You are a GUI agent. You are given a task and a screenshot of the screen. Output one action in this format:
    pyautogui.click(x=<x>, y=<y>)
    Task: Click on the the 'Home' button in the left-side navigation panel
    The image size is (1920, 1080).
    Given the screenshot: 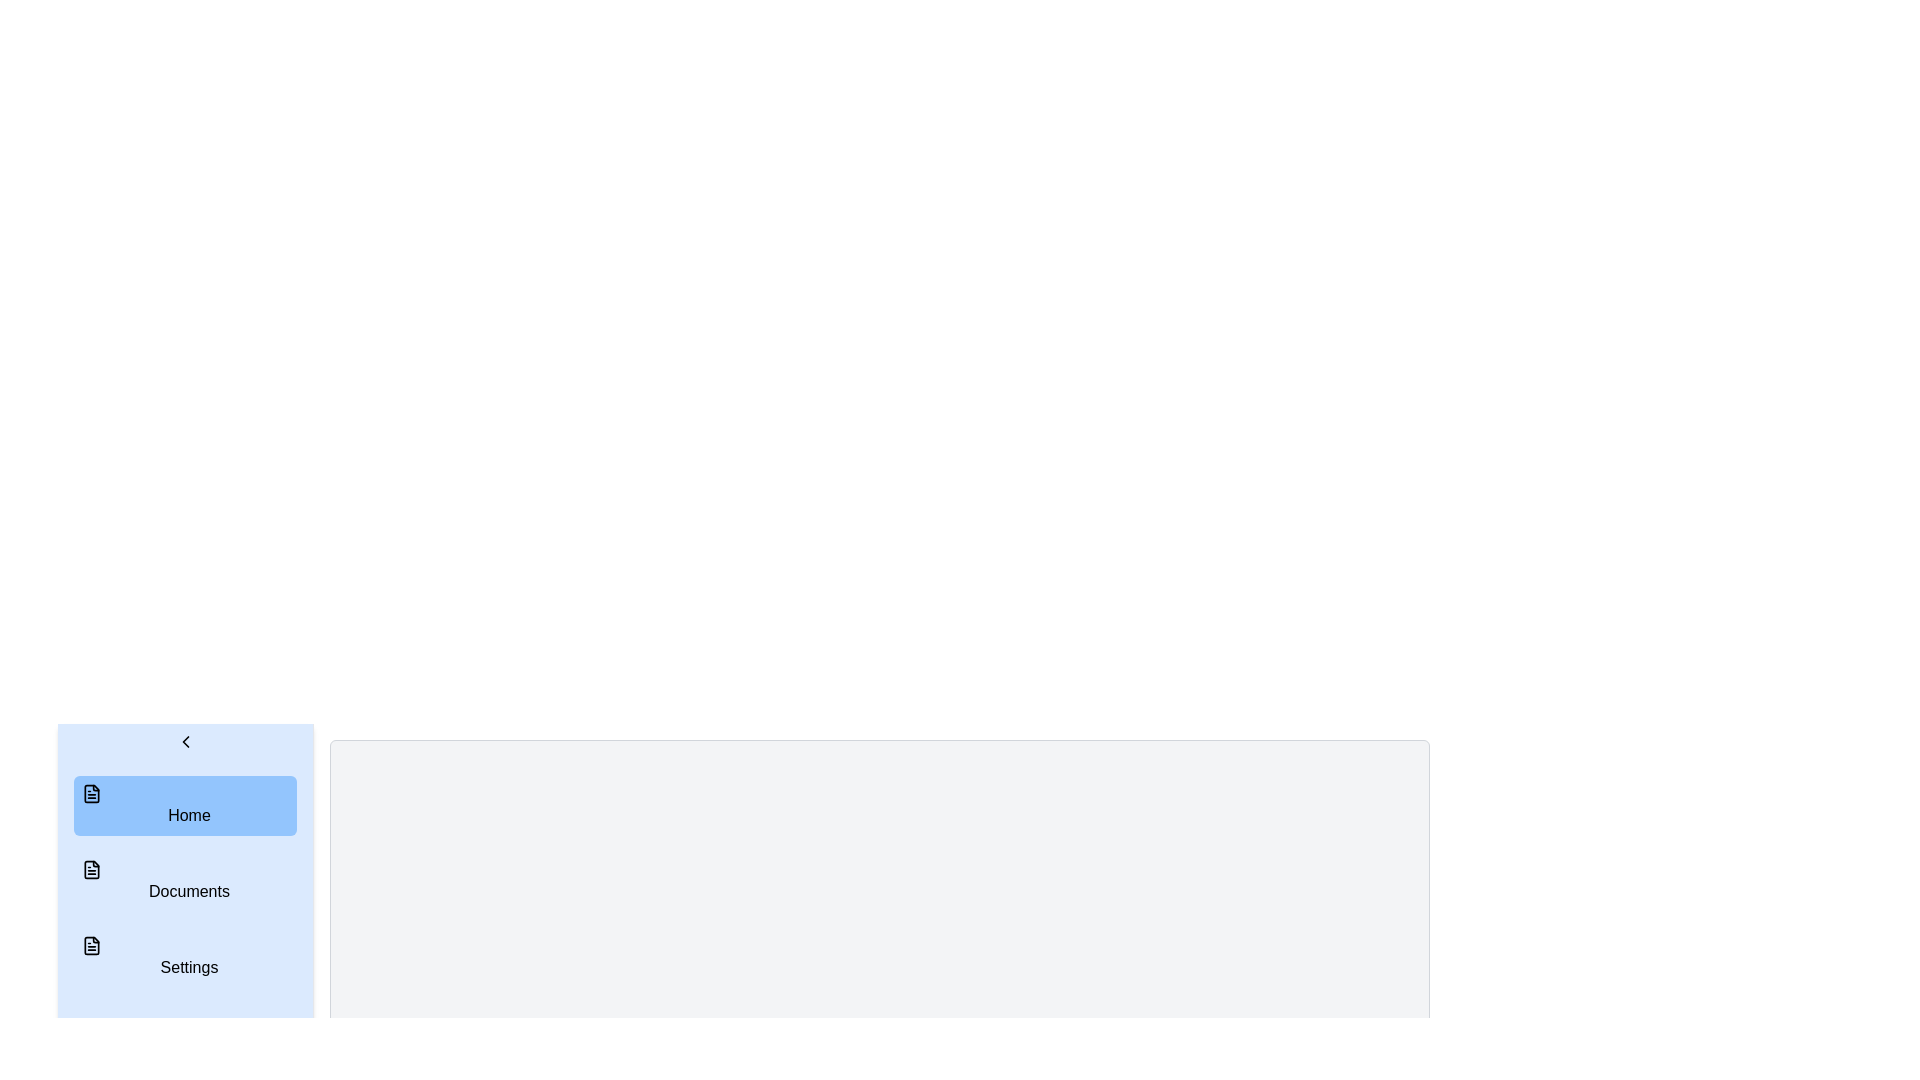 What is the action you would take?
    pyautogui.click(x=185, y=805)
    